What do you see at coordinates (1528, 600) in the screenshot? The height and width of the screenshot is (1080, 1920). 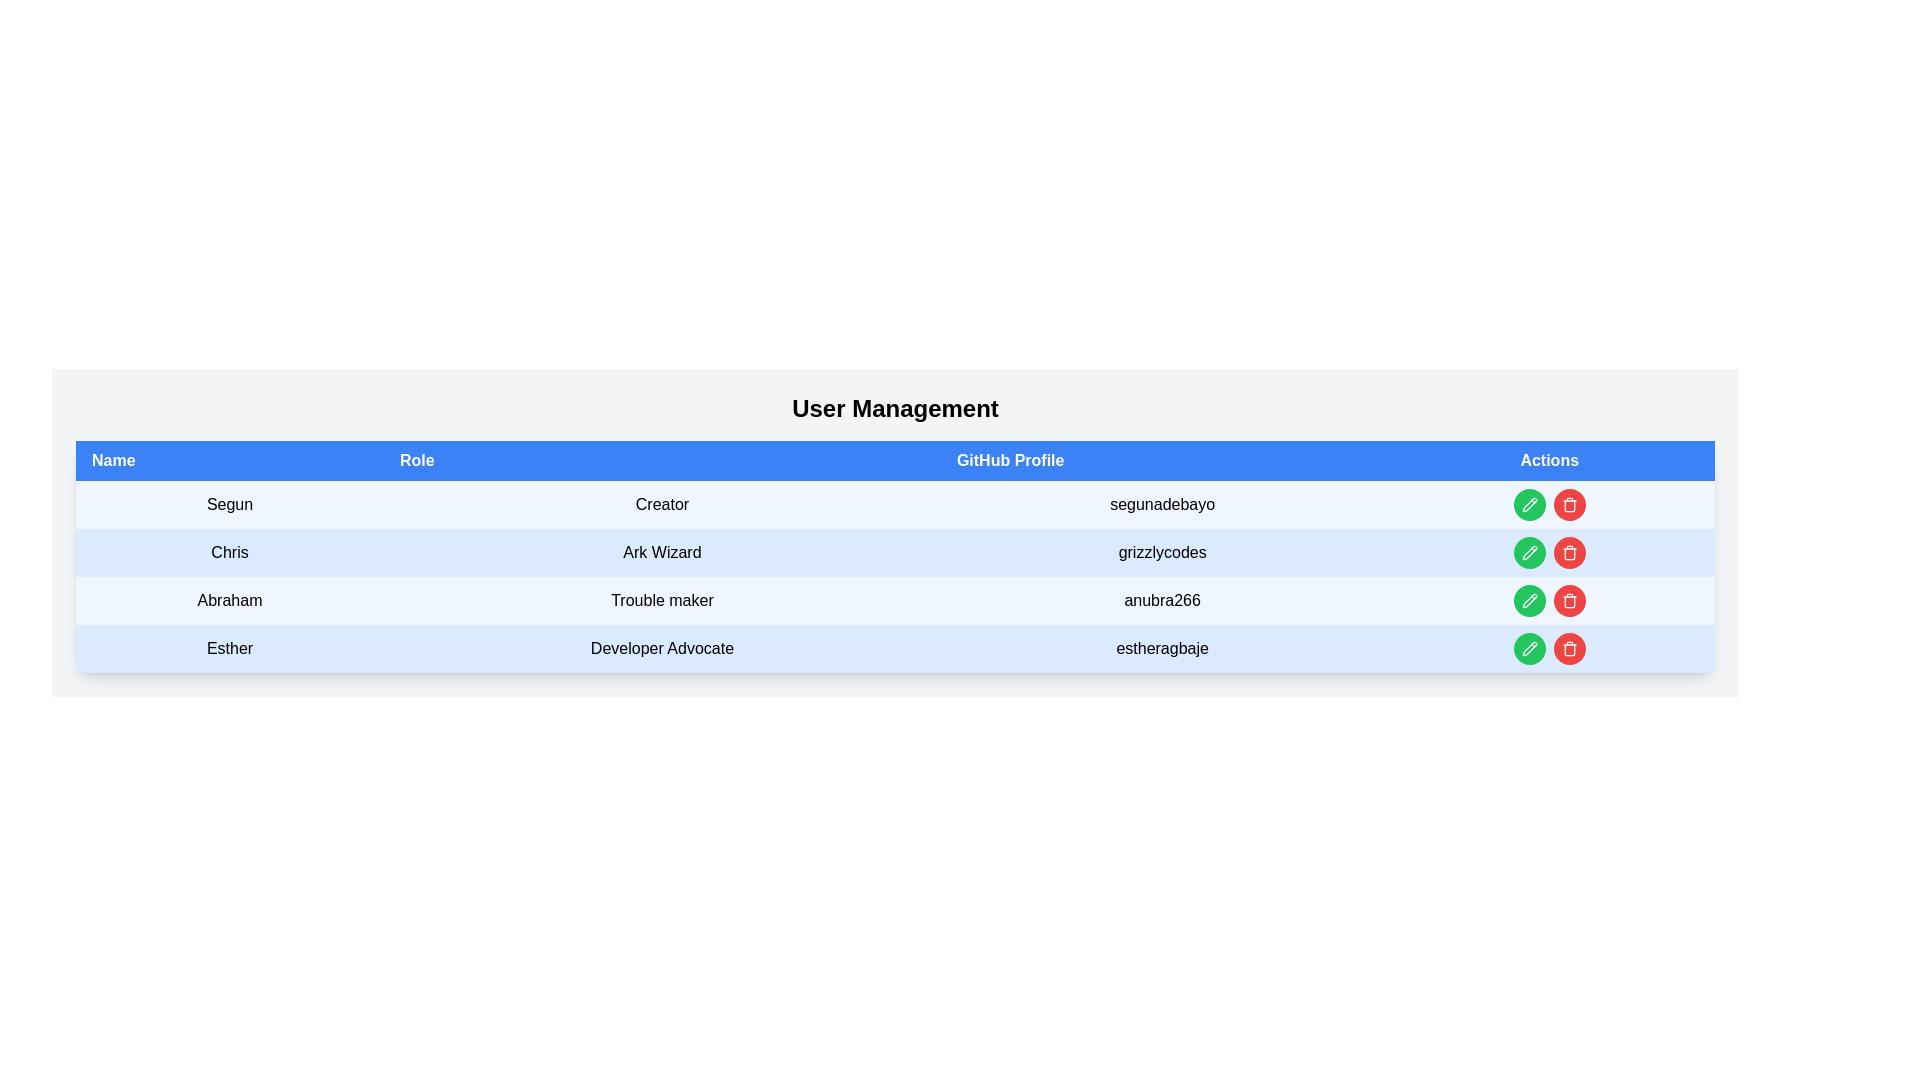 I see `the pencil-shaped SVG icon button with a green circular background in the Actions column for user 'Abraham'` at bounding box center [1528, 600].